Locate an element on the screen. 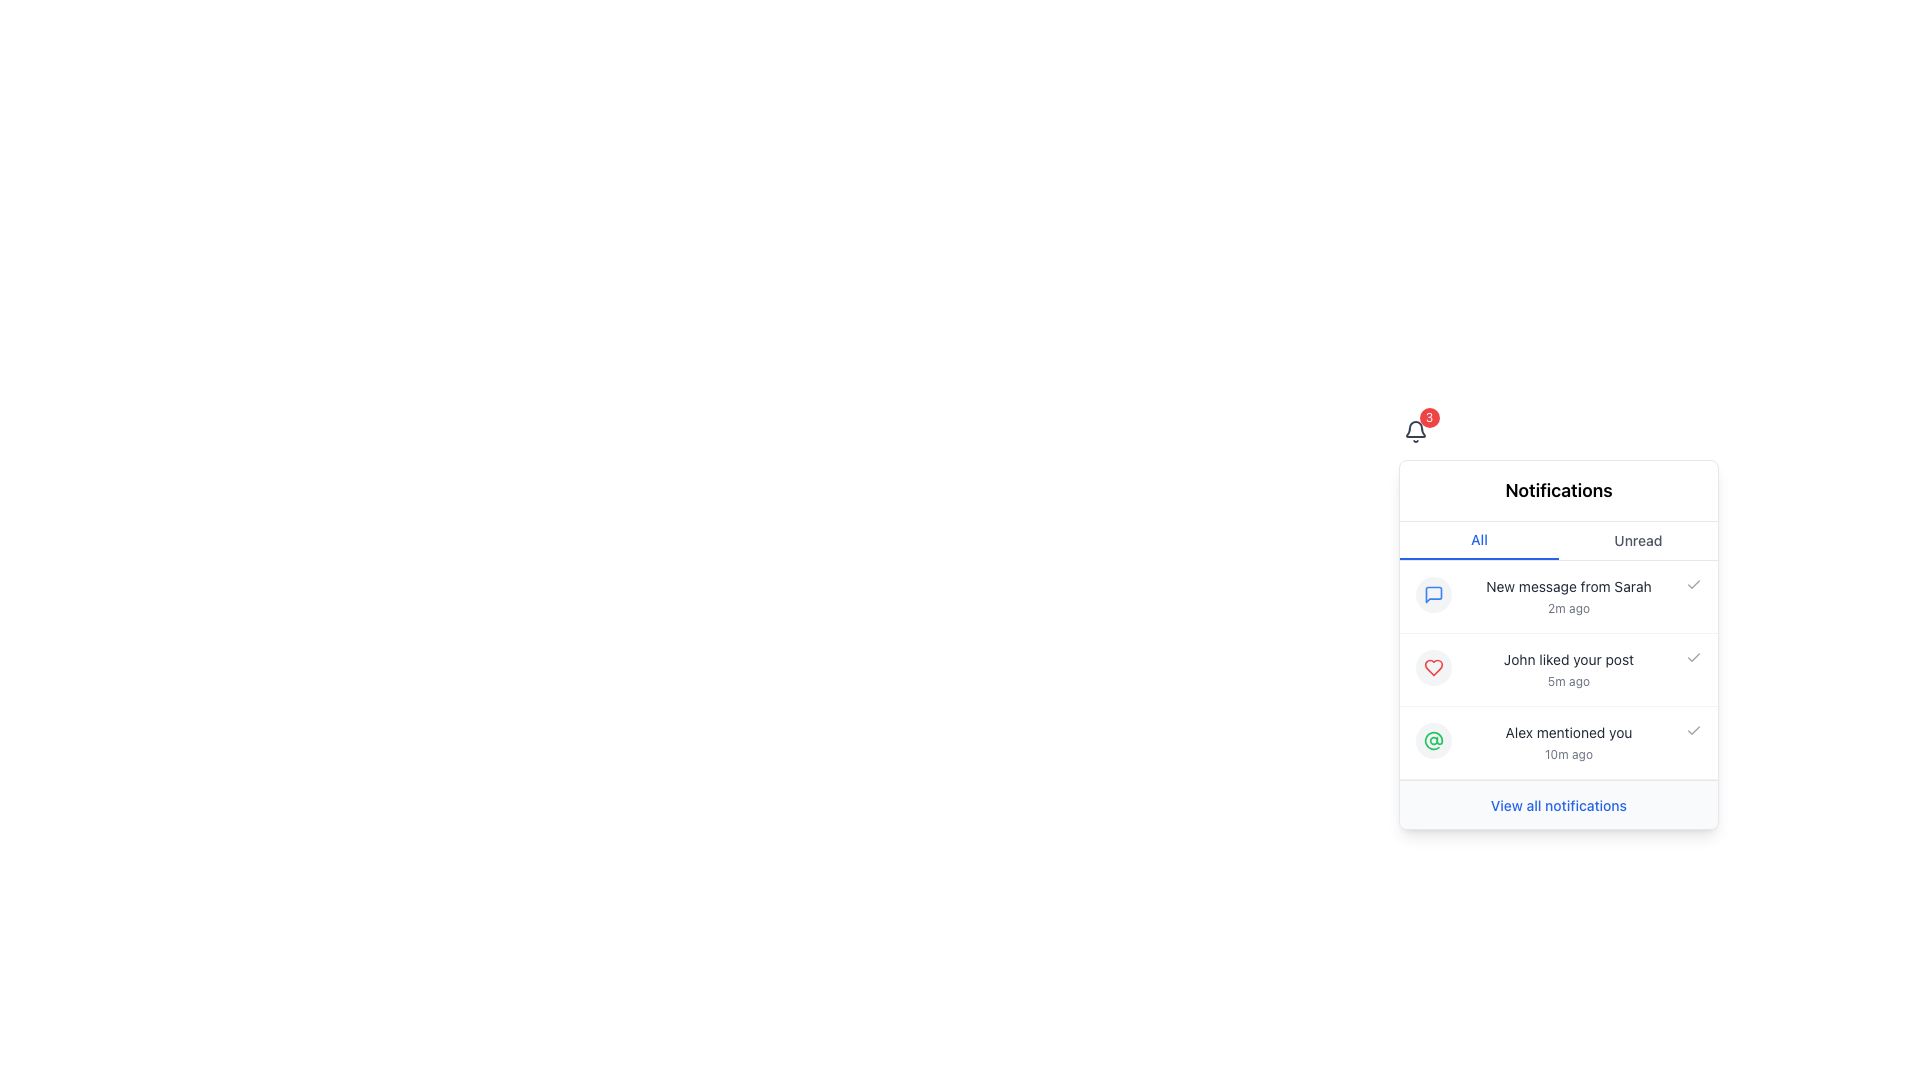  the active 'All' tab in the notifications dropdown menu is located at coordinates (1558, 540).